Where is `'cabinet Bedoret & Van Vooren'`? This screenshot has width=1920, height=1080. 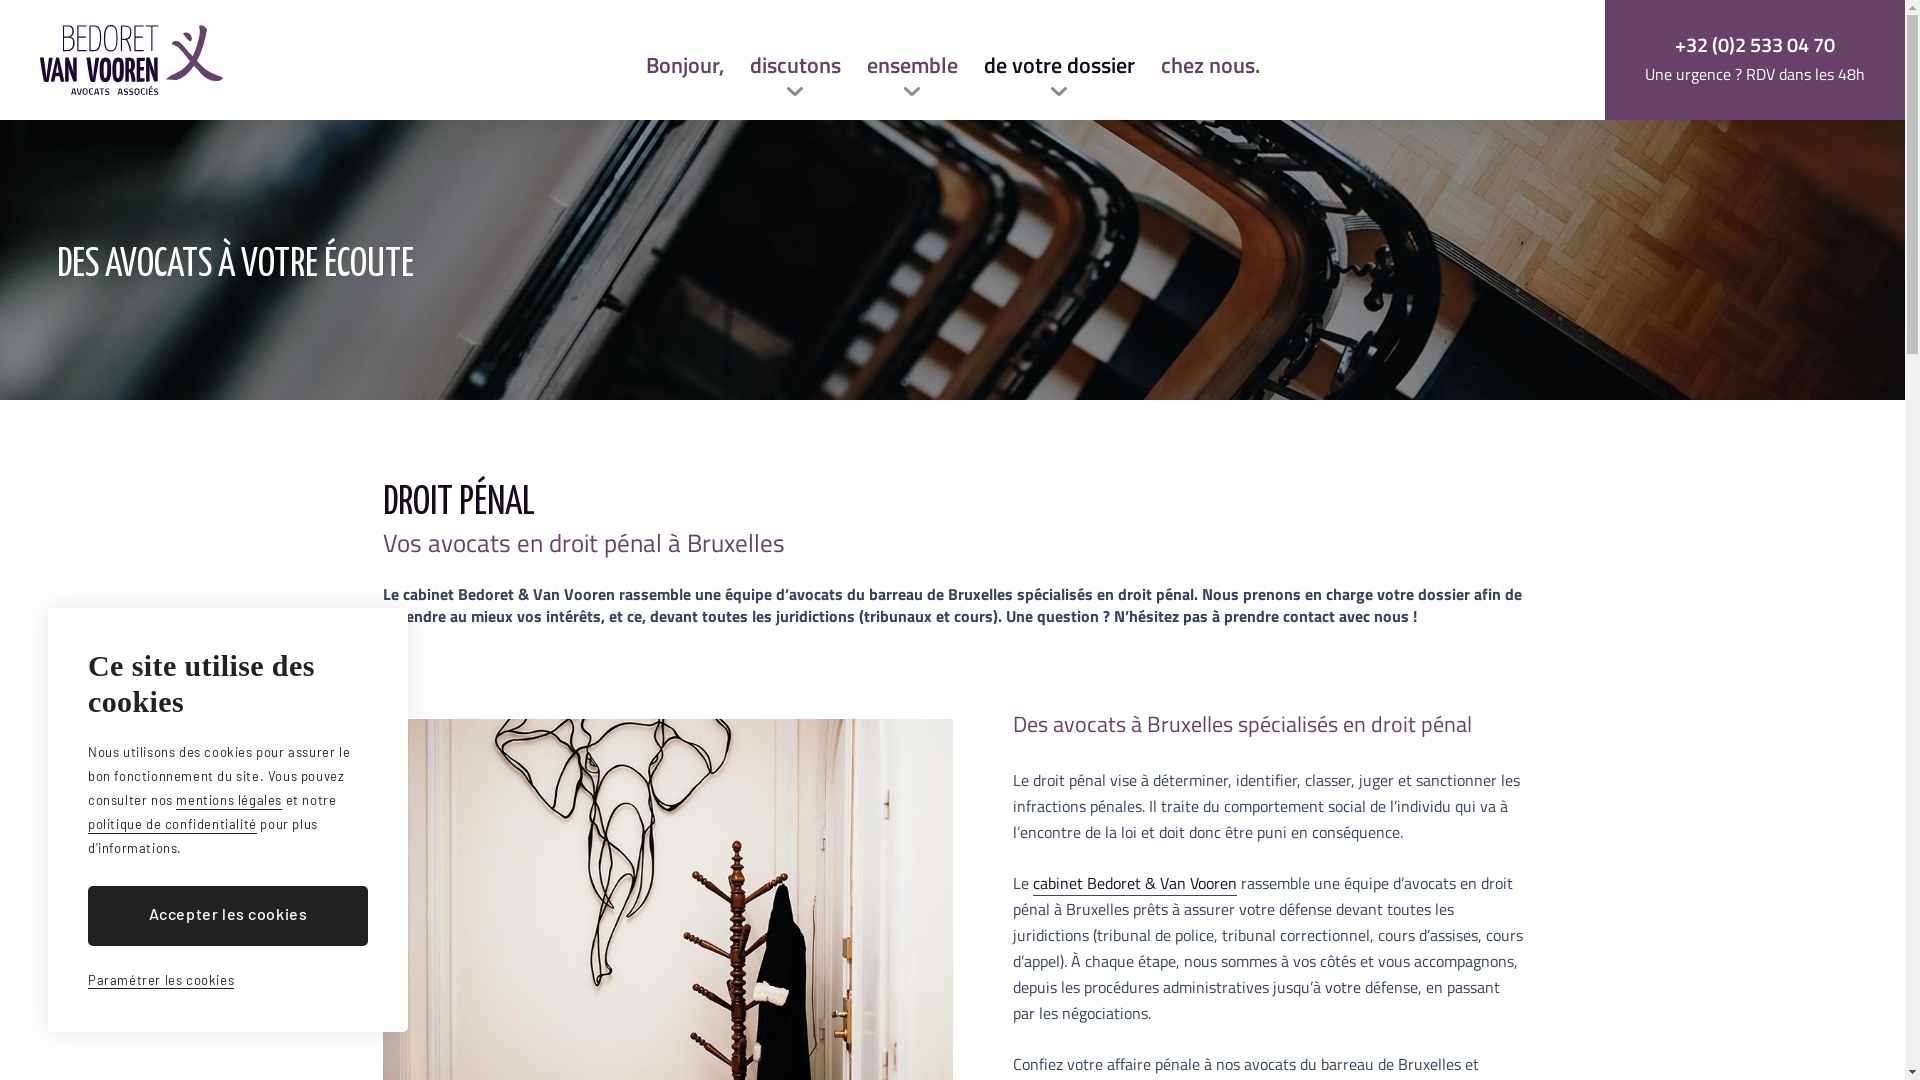
'cabinet Bedoret & Van Vooren' is located at coordinates (1133, 882).